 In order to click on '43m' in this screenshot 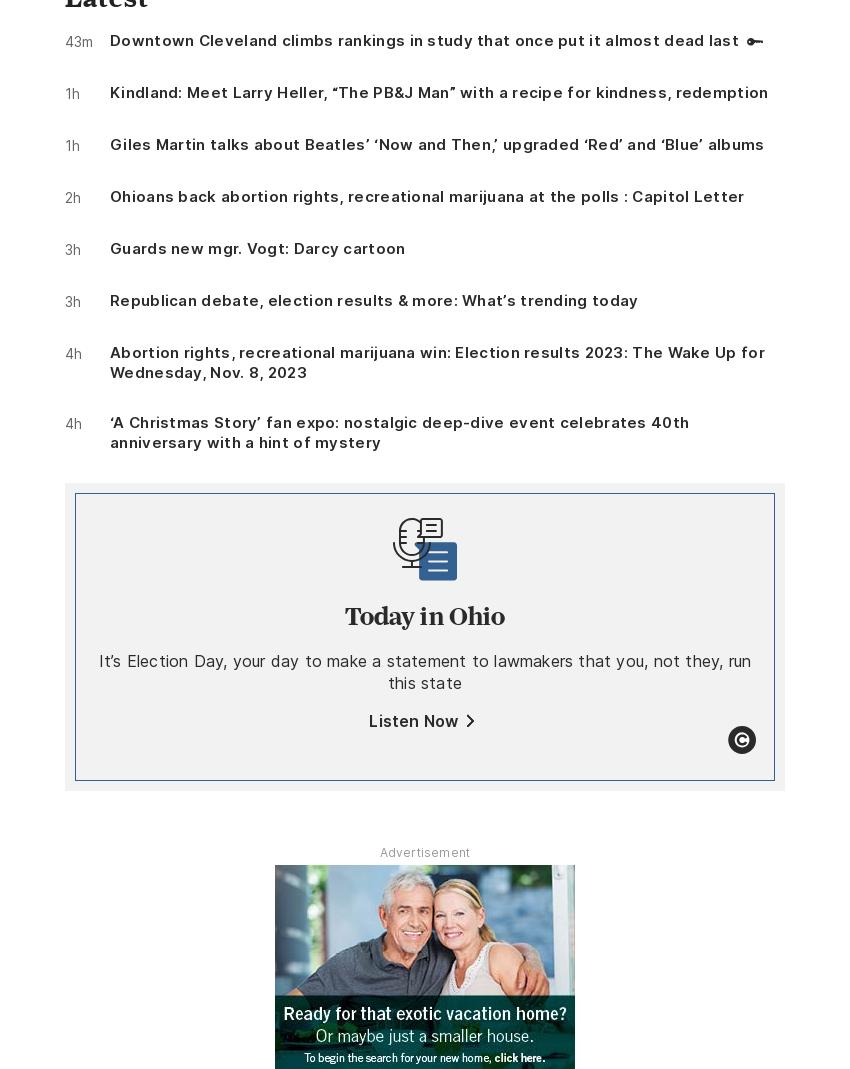, I will do `click(78, 39)`.